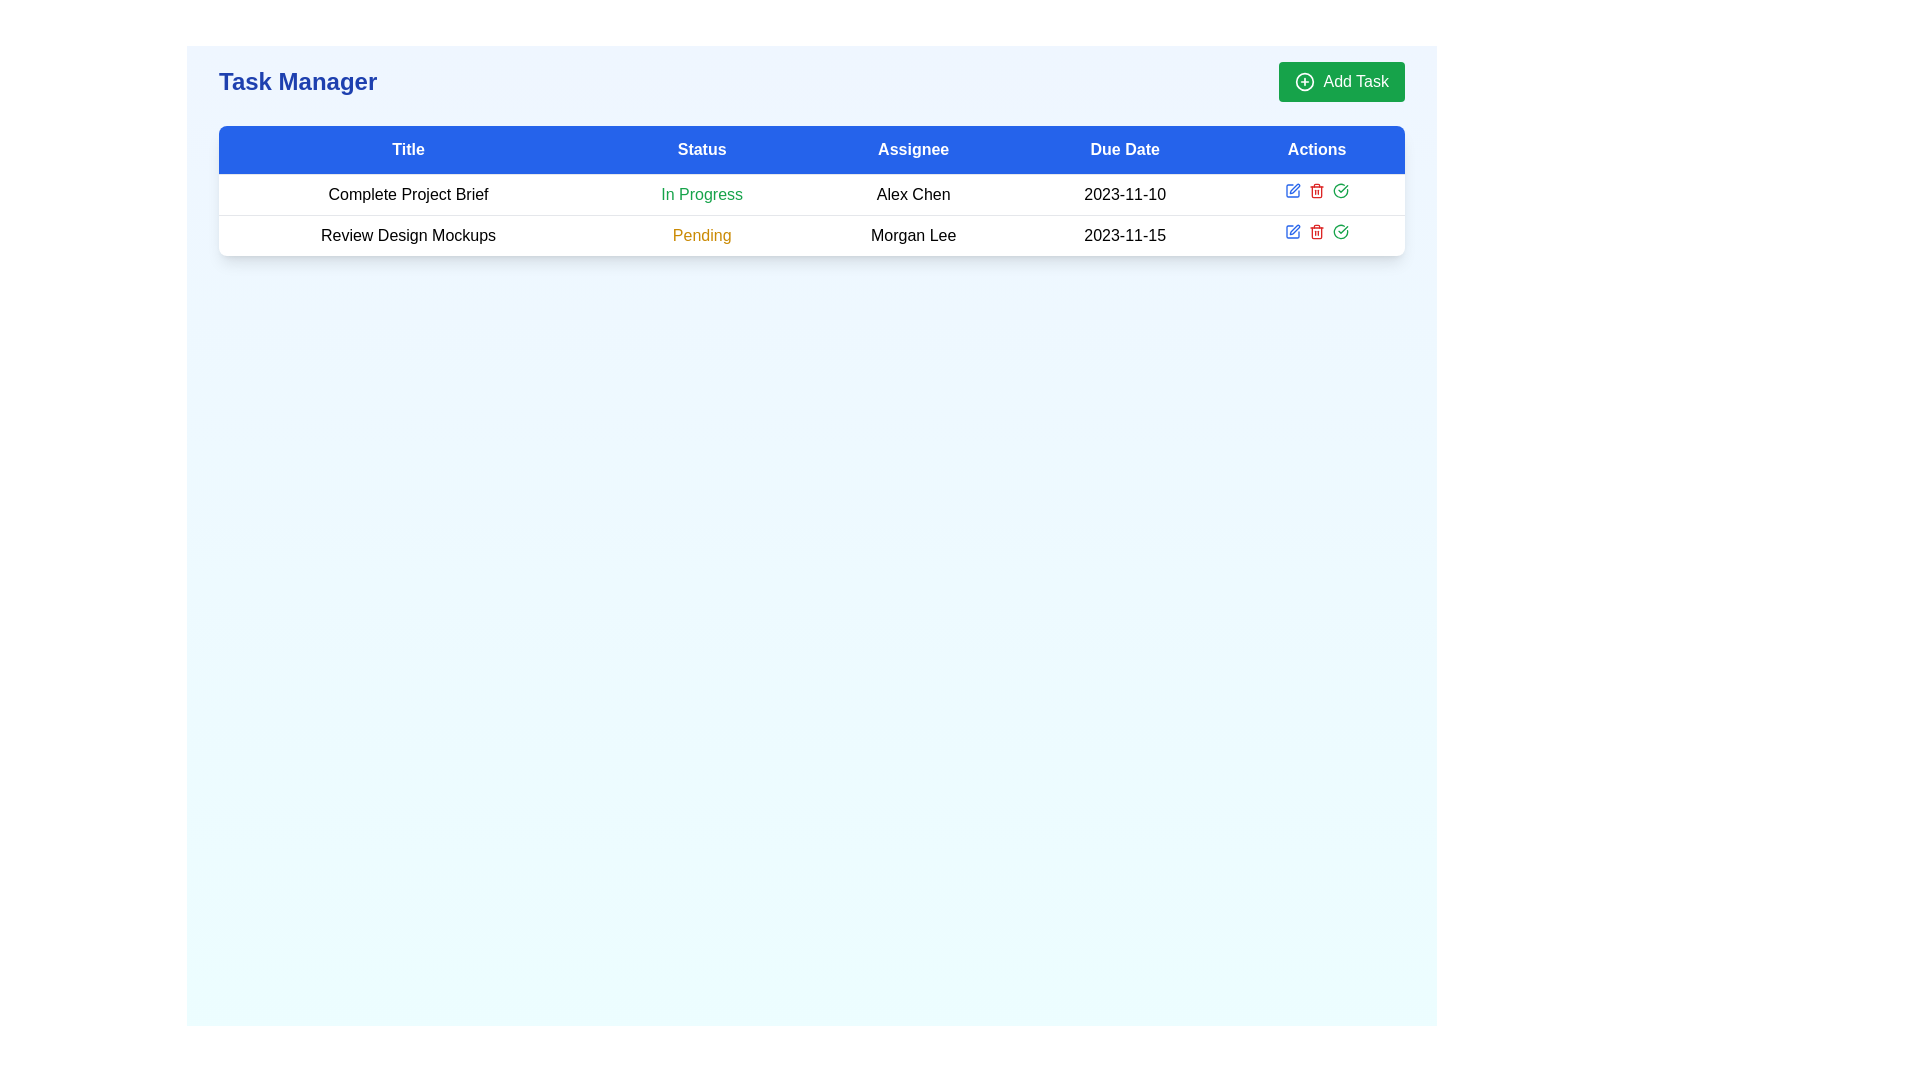 The image size is (1920, 1080). What do you see at coordinates (1125, 195) in the screenshot?
I see `the text displaying the due date for the task 'Complete Project Brief', located in the last content field of the first row under the 'Due Date' column` at bounding box center [1125, 195].